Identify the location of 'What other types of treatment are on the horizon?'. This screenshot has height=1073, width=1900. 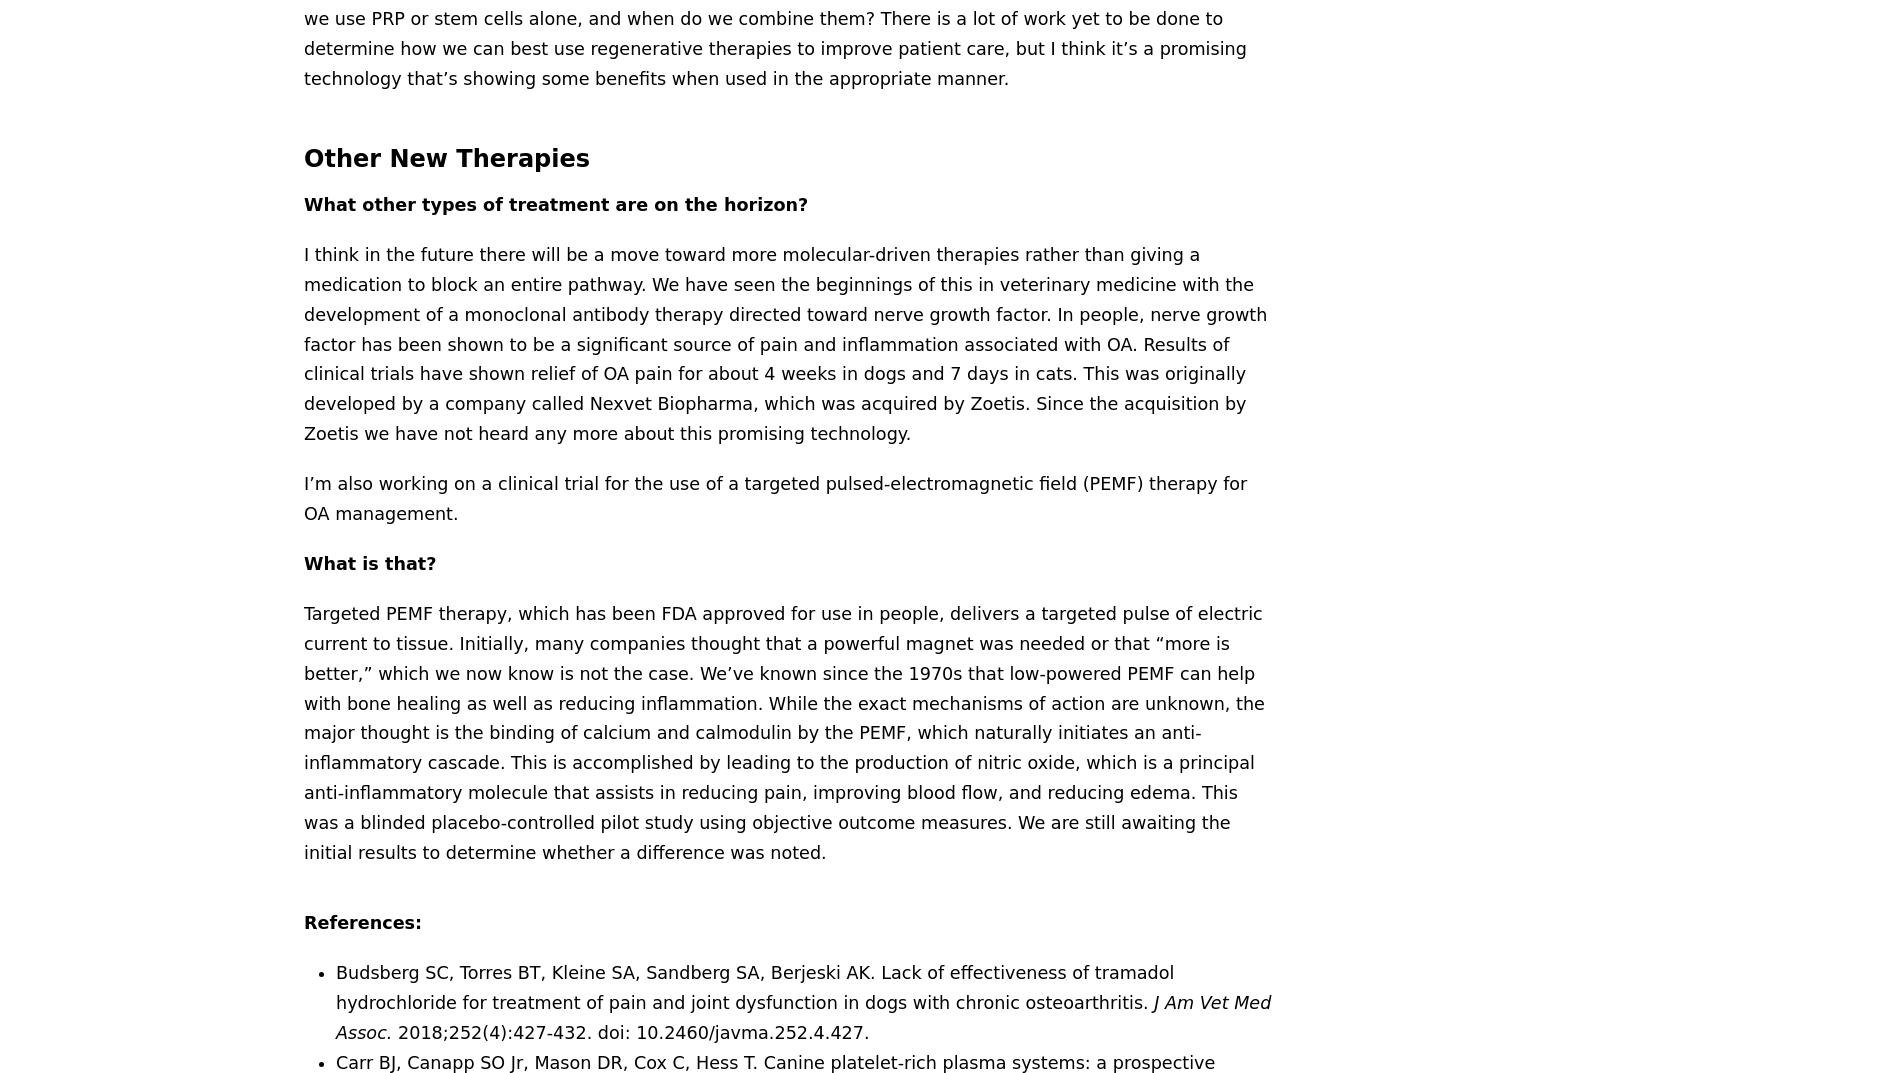
(555, 203).